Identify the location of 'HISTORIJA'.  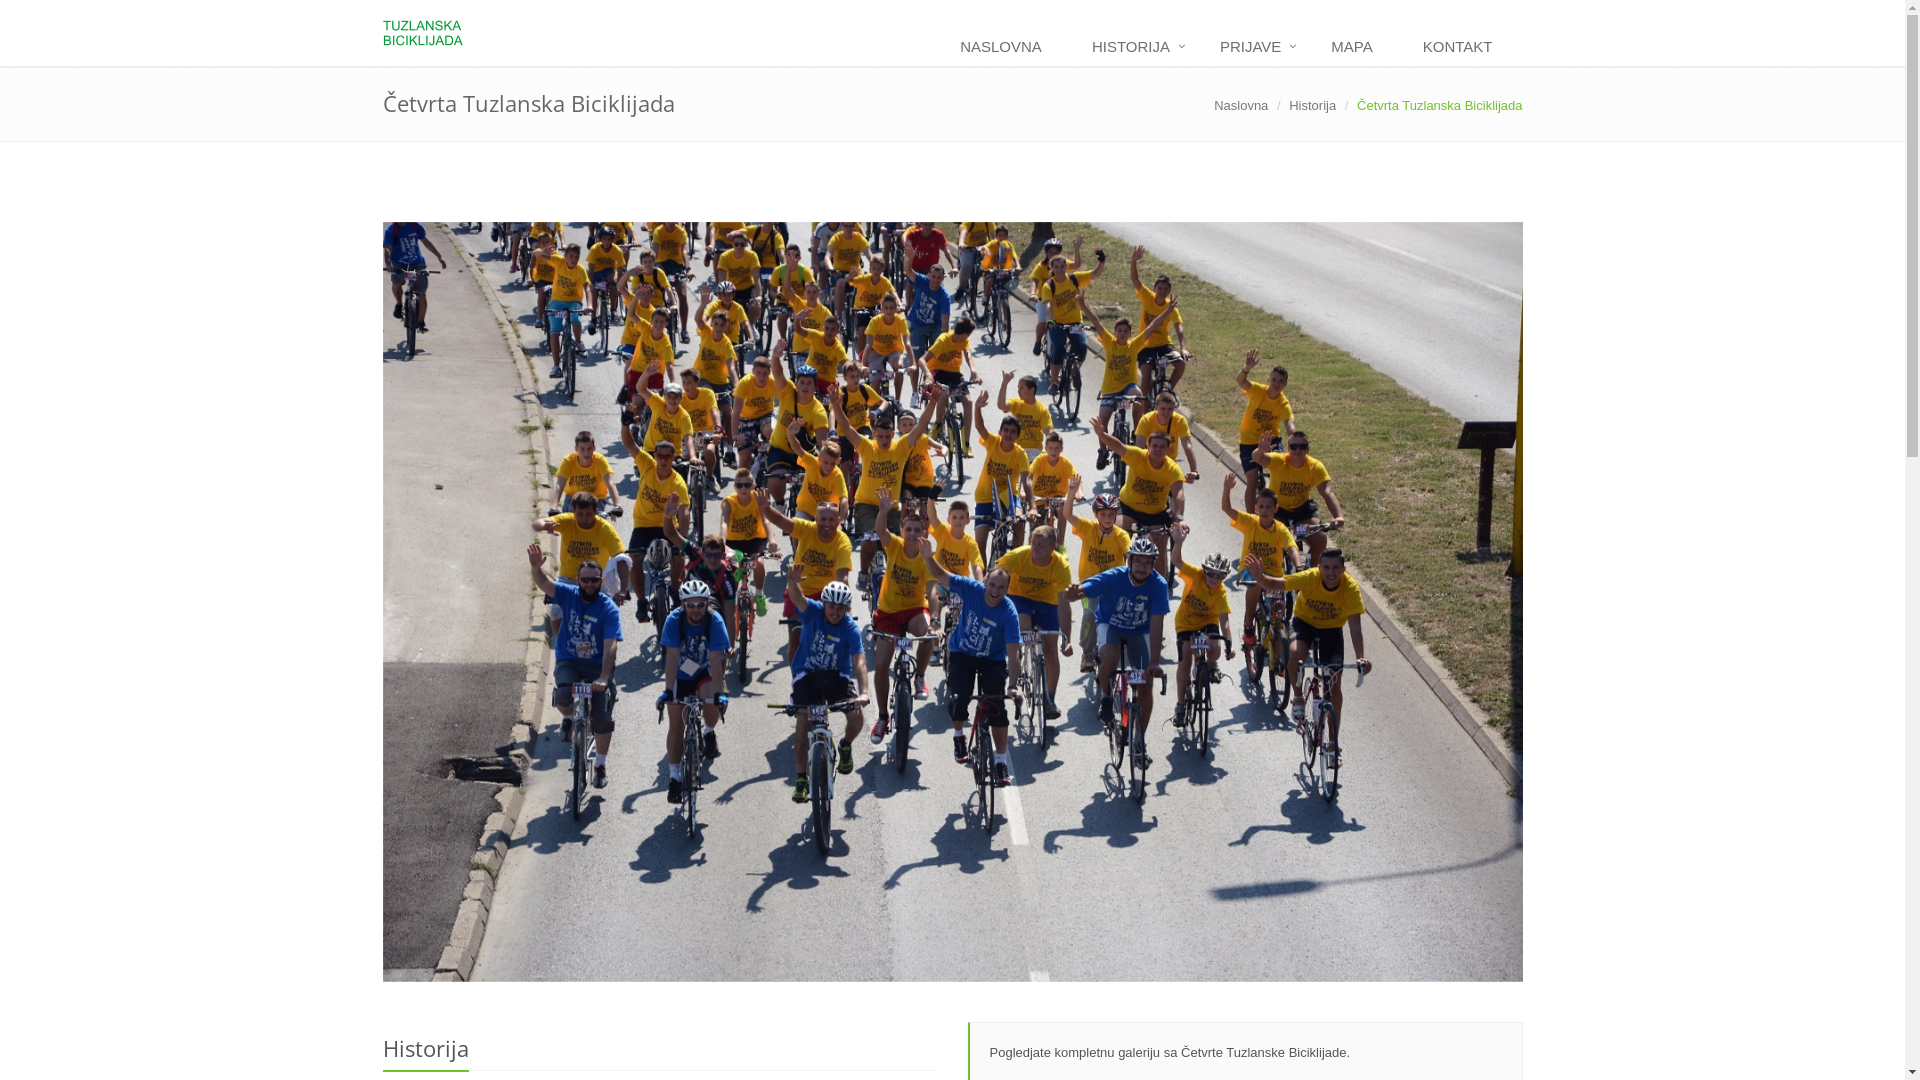
(1070, 46).